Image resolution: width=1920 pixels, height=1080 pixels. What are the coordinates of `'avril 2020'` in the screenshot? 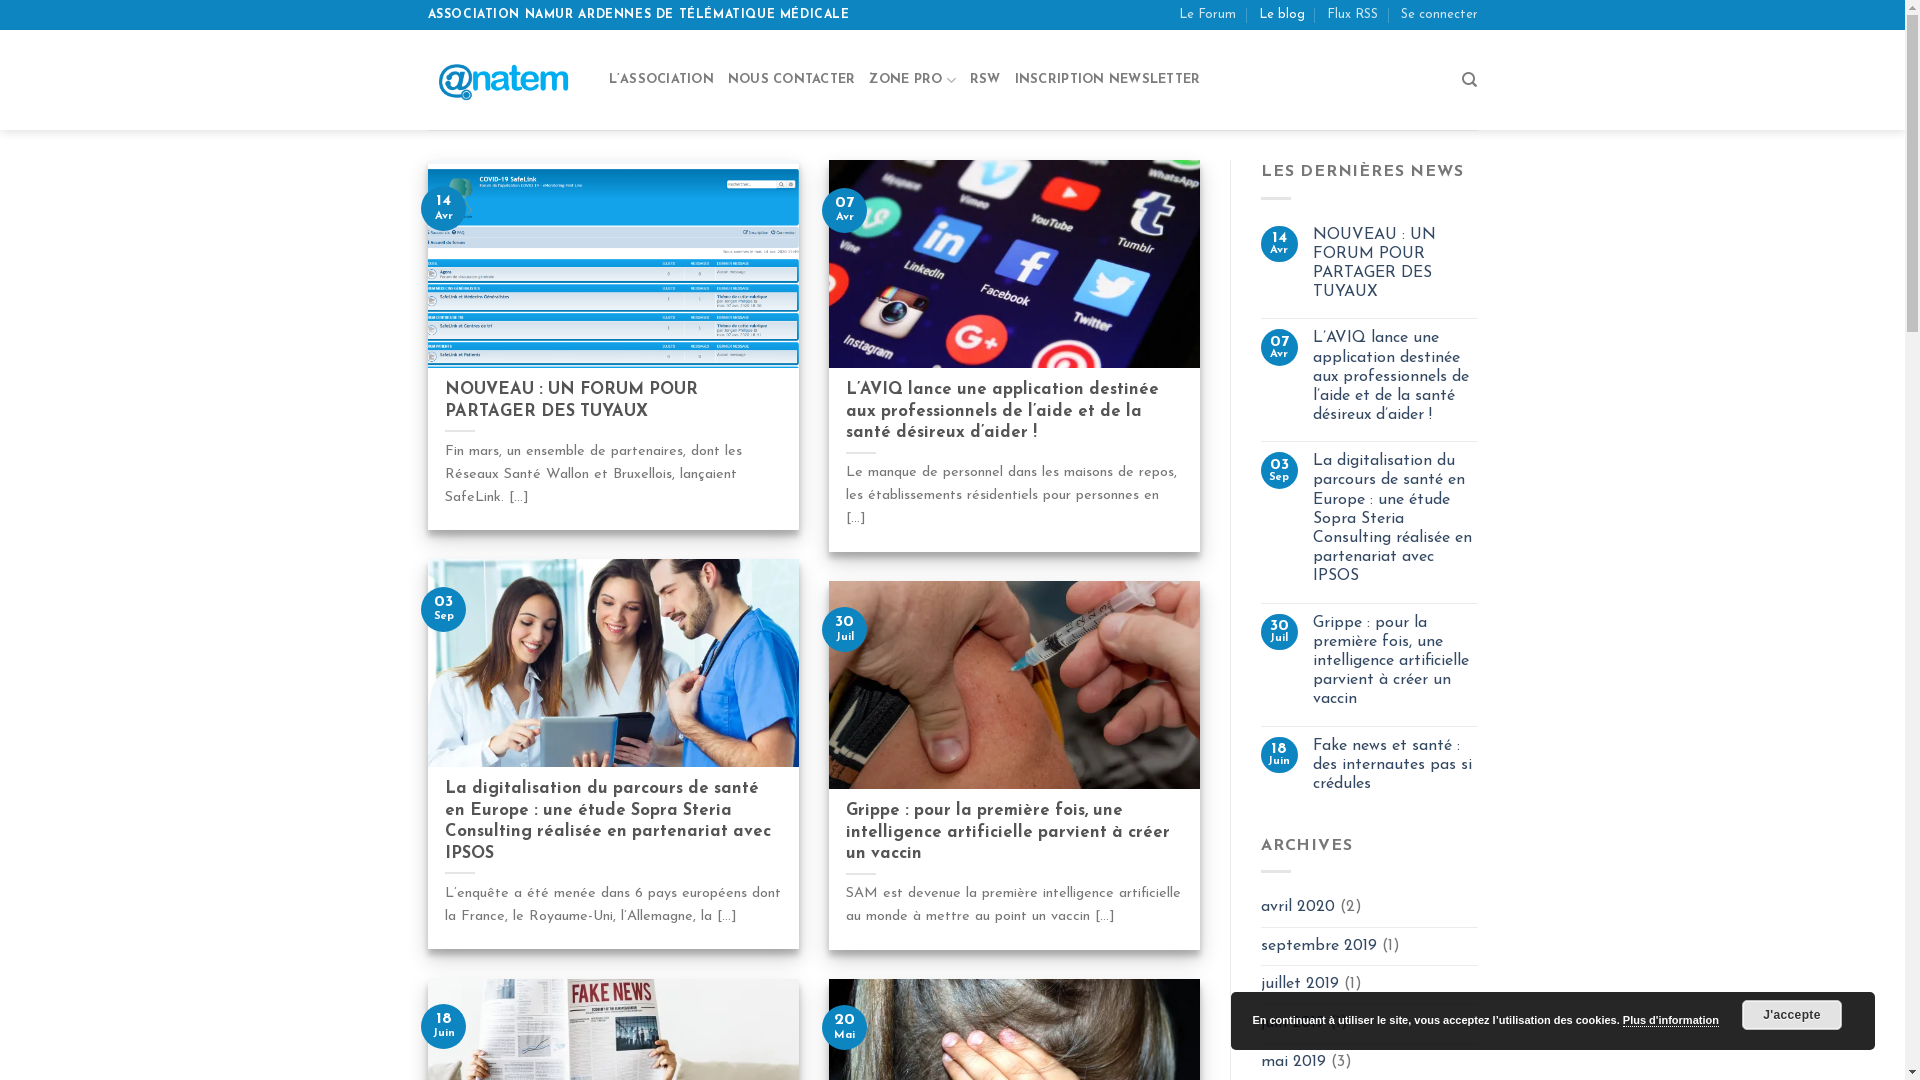 It's located at (1260, 907).